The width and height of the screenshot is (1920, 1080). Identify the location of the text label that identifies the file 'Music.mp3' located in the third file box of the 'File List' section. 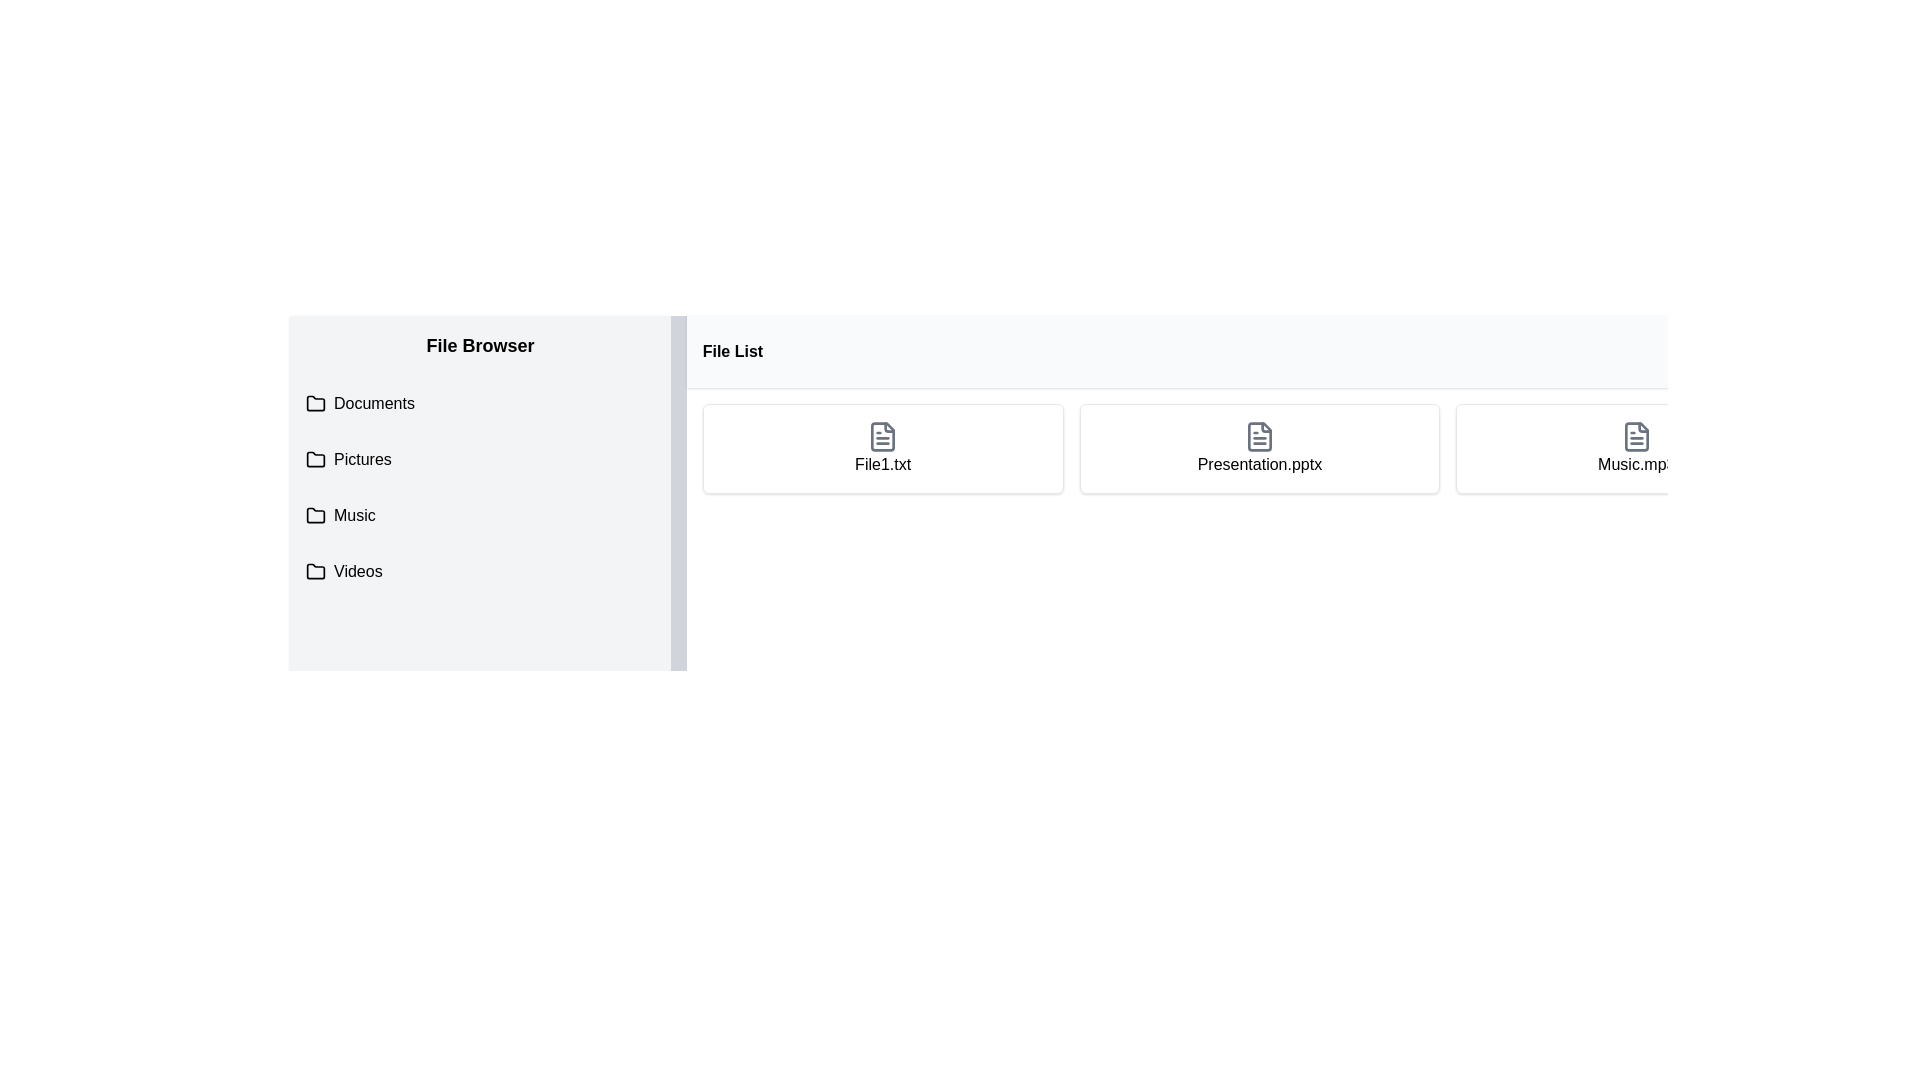
(1636, 465).